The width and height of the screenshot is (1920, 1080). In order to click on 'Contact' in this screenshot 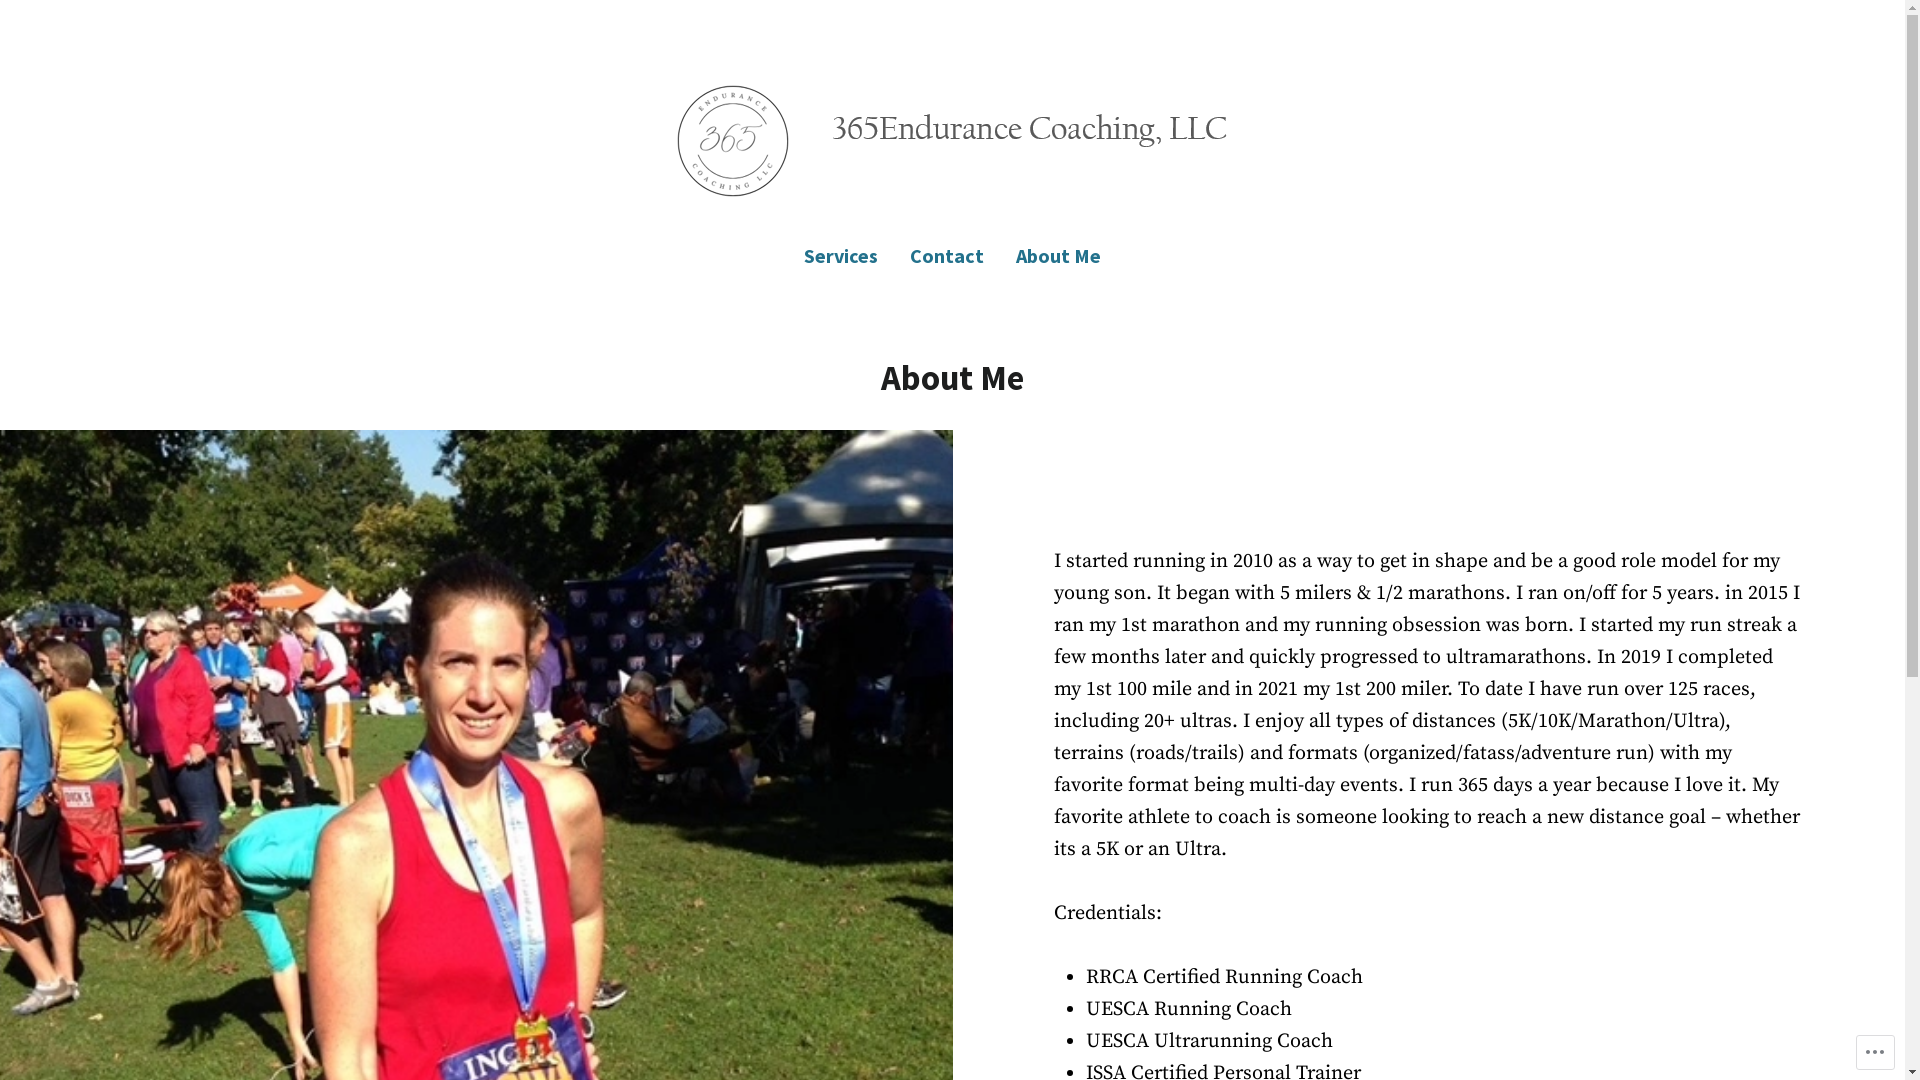, I will do `click(945, 254)`.